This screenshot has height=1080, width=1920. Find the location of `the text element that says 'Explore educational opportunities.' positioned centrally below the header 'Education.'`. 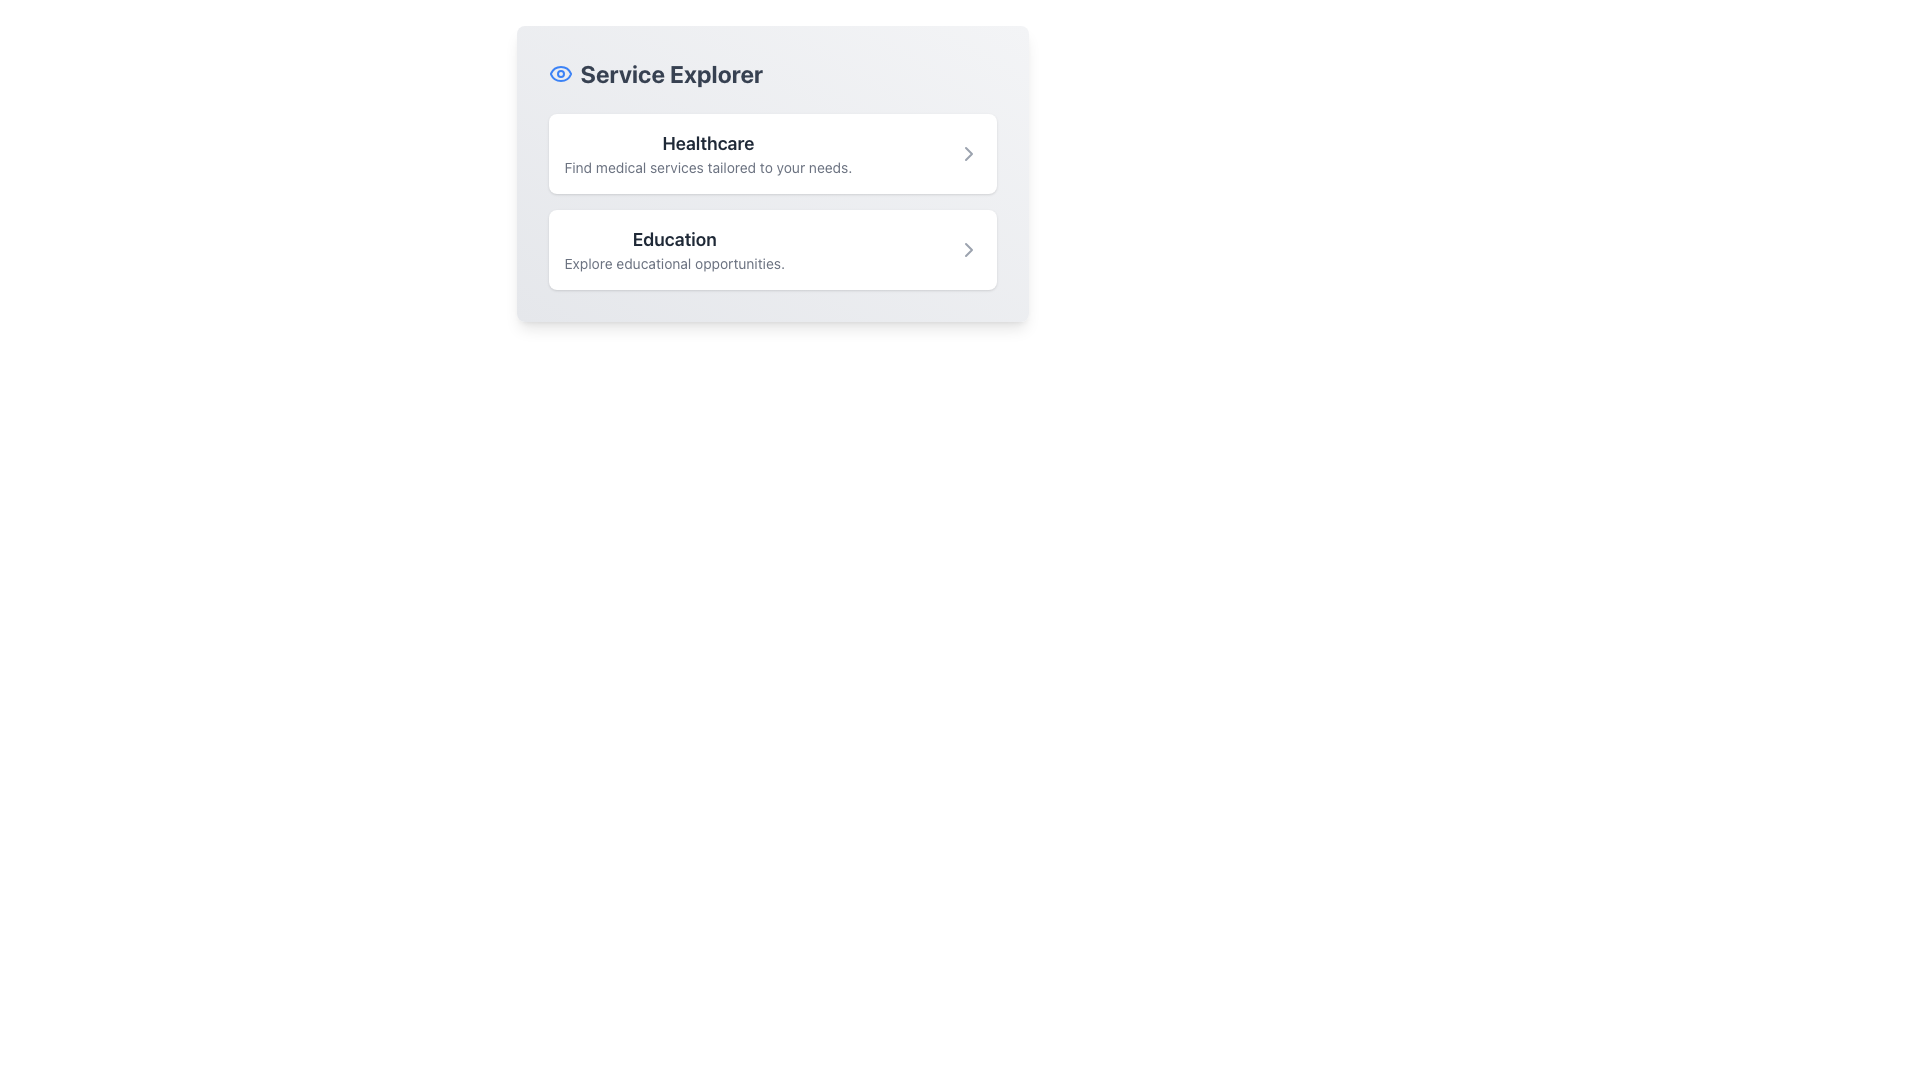

the text element that says 'Explore educational opportunities.' positioned centrally below the header 'Education.' is located at coordinates (674, 262).